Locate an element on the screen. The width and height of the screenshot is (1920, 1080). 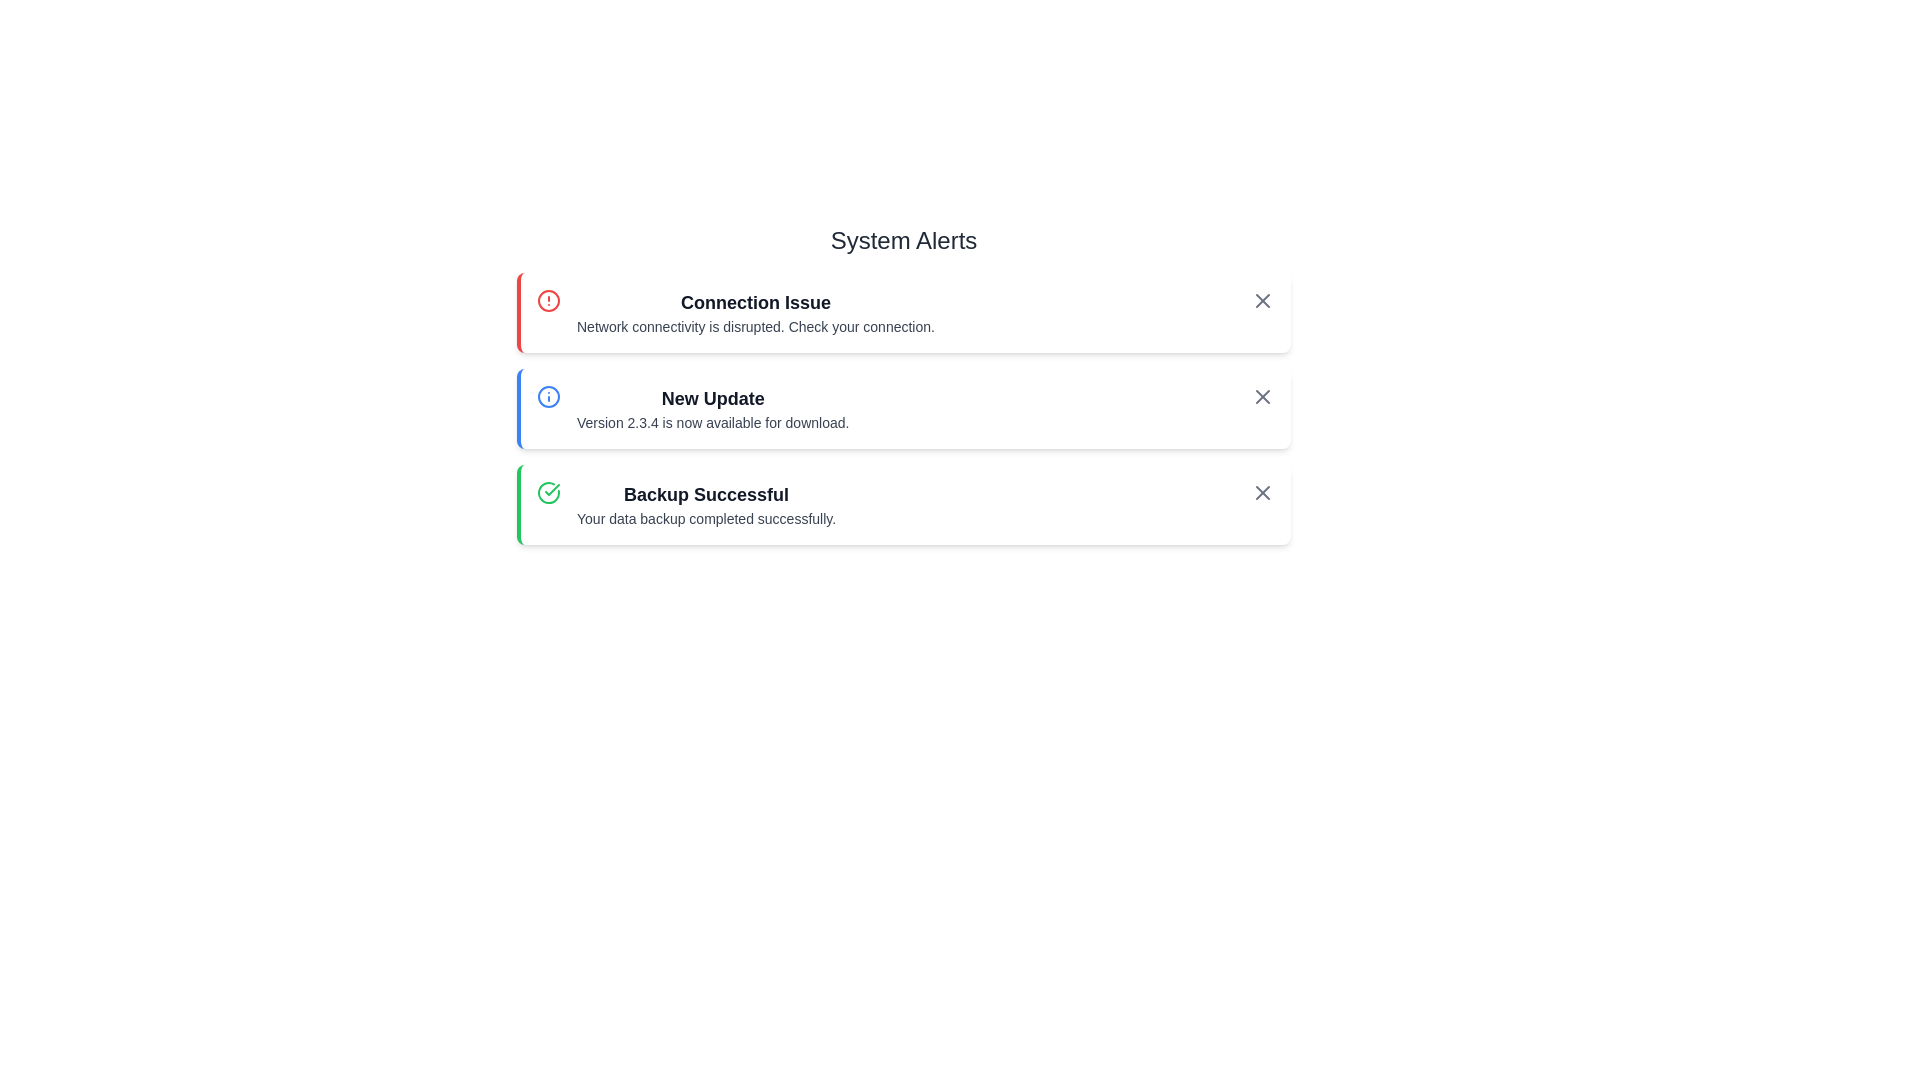
the 'Connection Issue' header text is located at coordinates (754, 303).